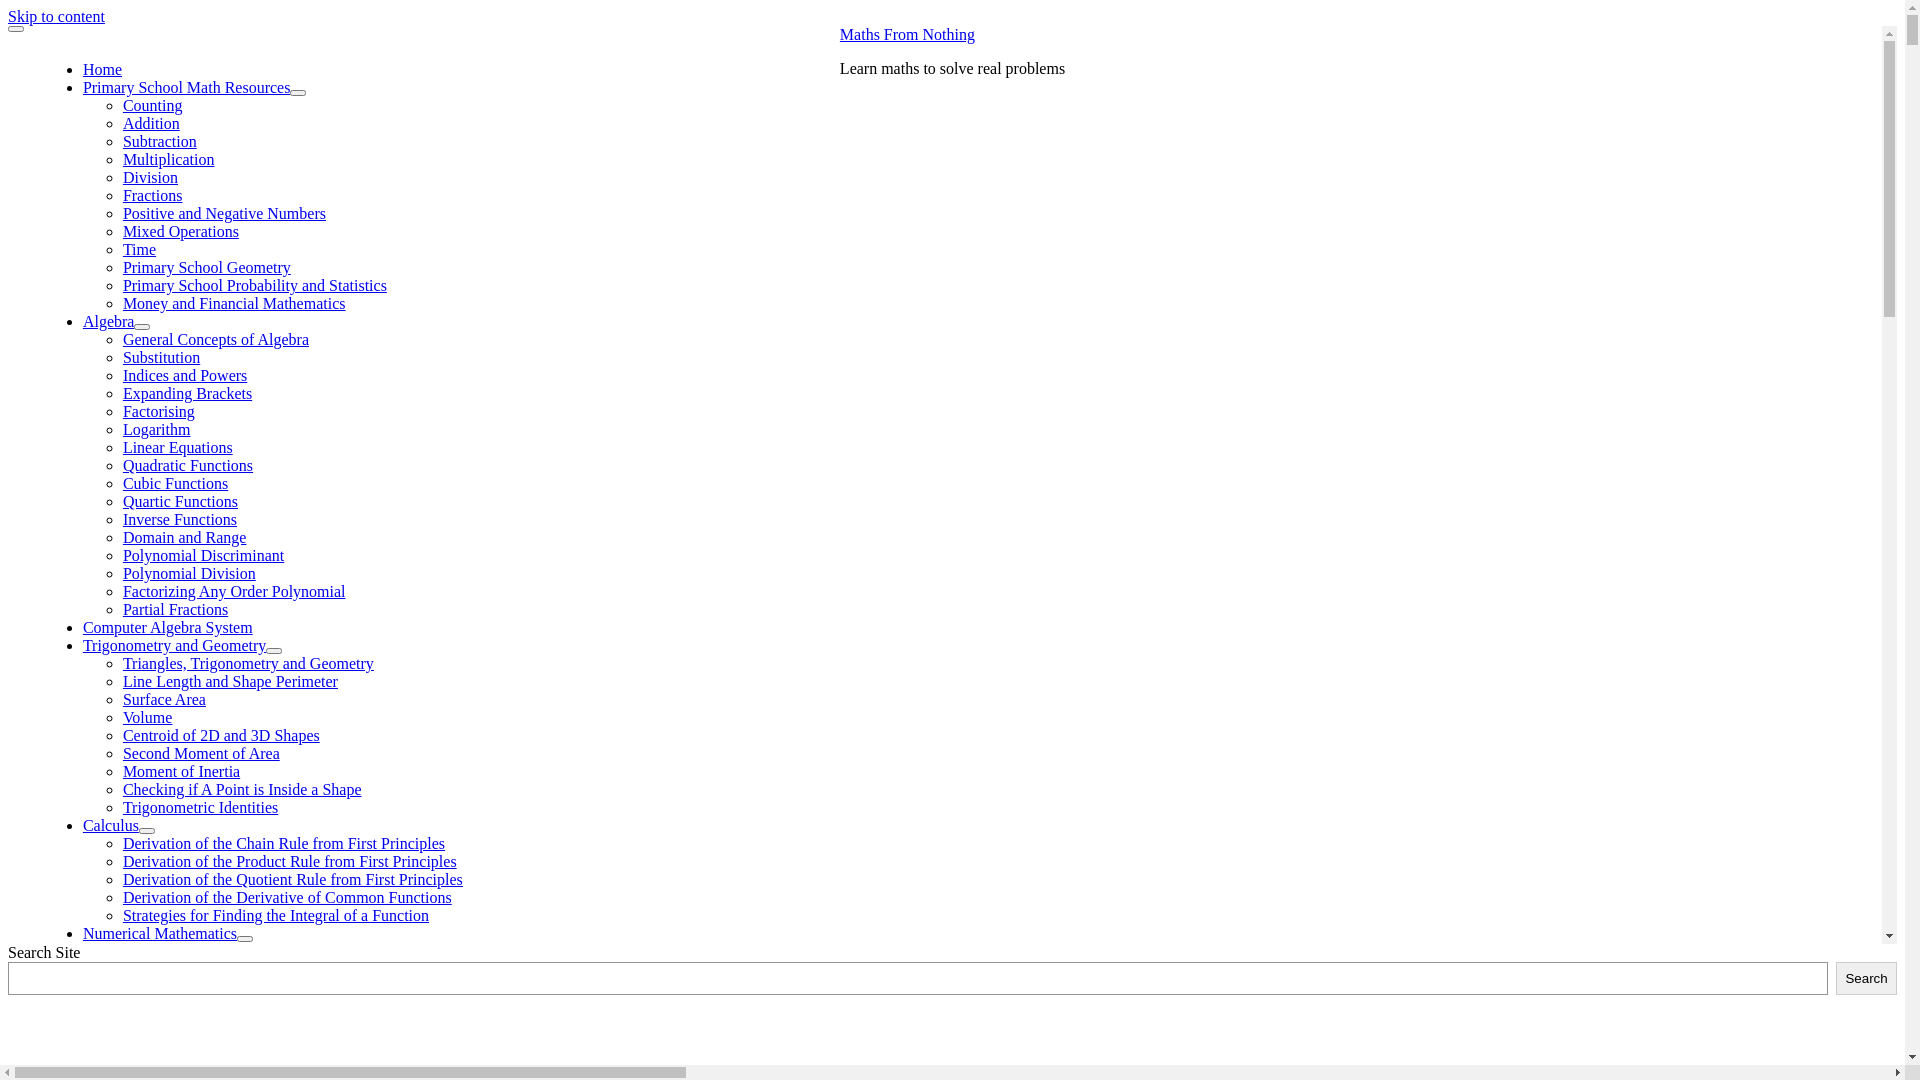  I want to click on 'Computer Algebra System', so click(168, 626).